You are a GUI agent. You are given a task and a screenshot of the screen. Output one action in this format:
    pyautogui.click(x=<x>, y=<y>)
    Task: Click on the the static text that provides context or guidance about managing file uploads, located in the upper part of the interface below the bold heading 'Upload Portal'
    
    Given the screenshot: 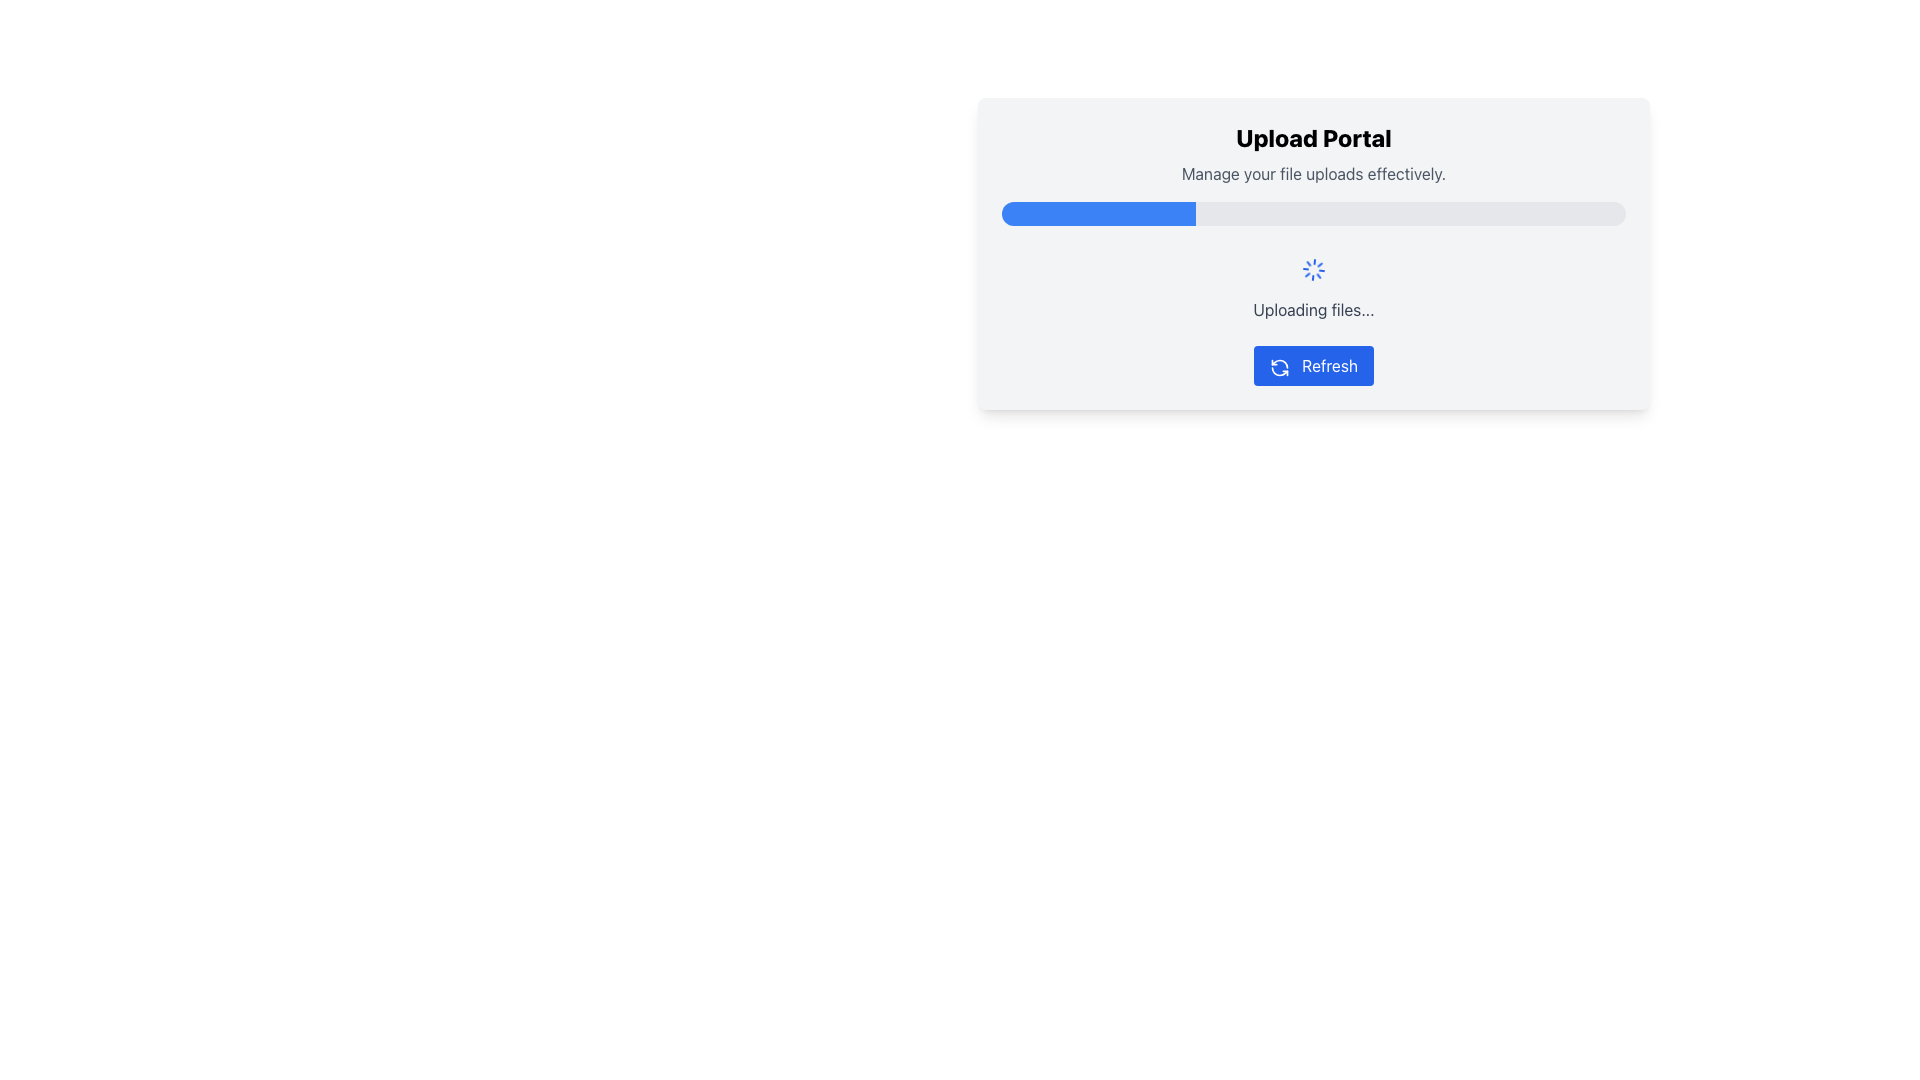 What is the action you would take?
    pyautogui.click(x=1314, y=172)
    